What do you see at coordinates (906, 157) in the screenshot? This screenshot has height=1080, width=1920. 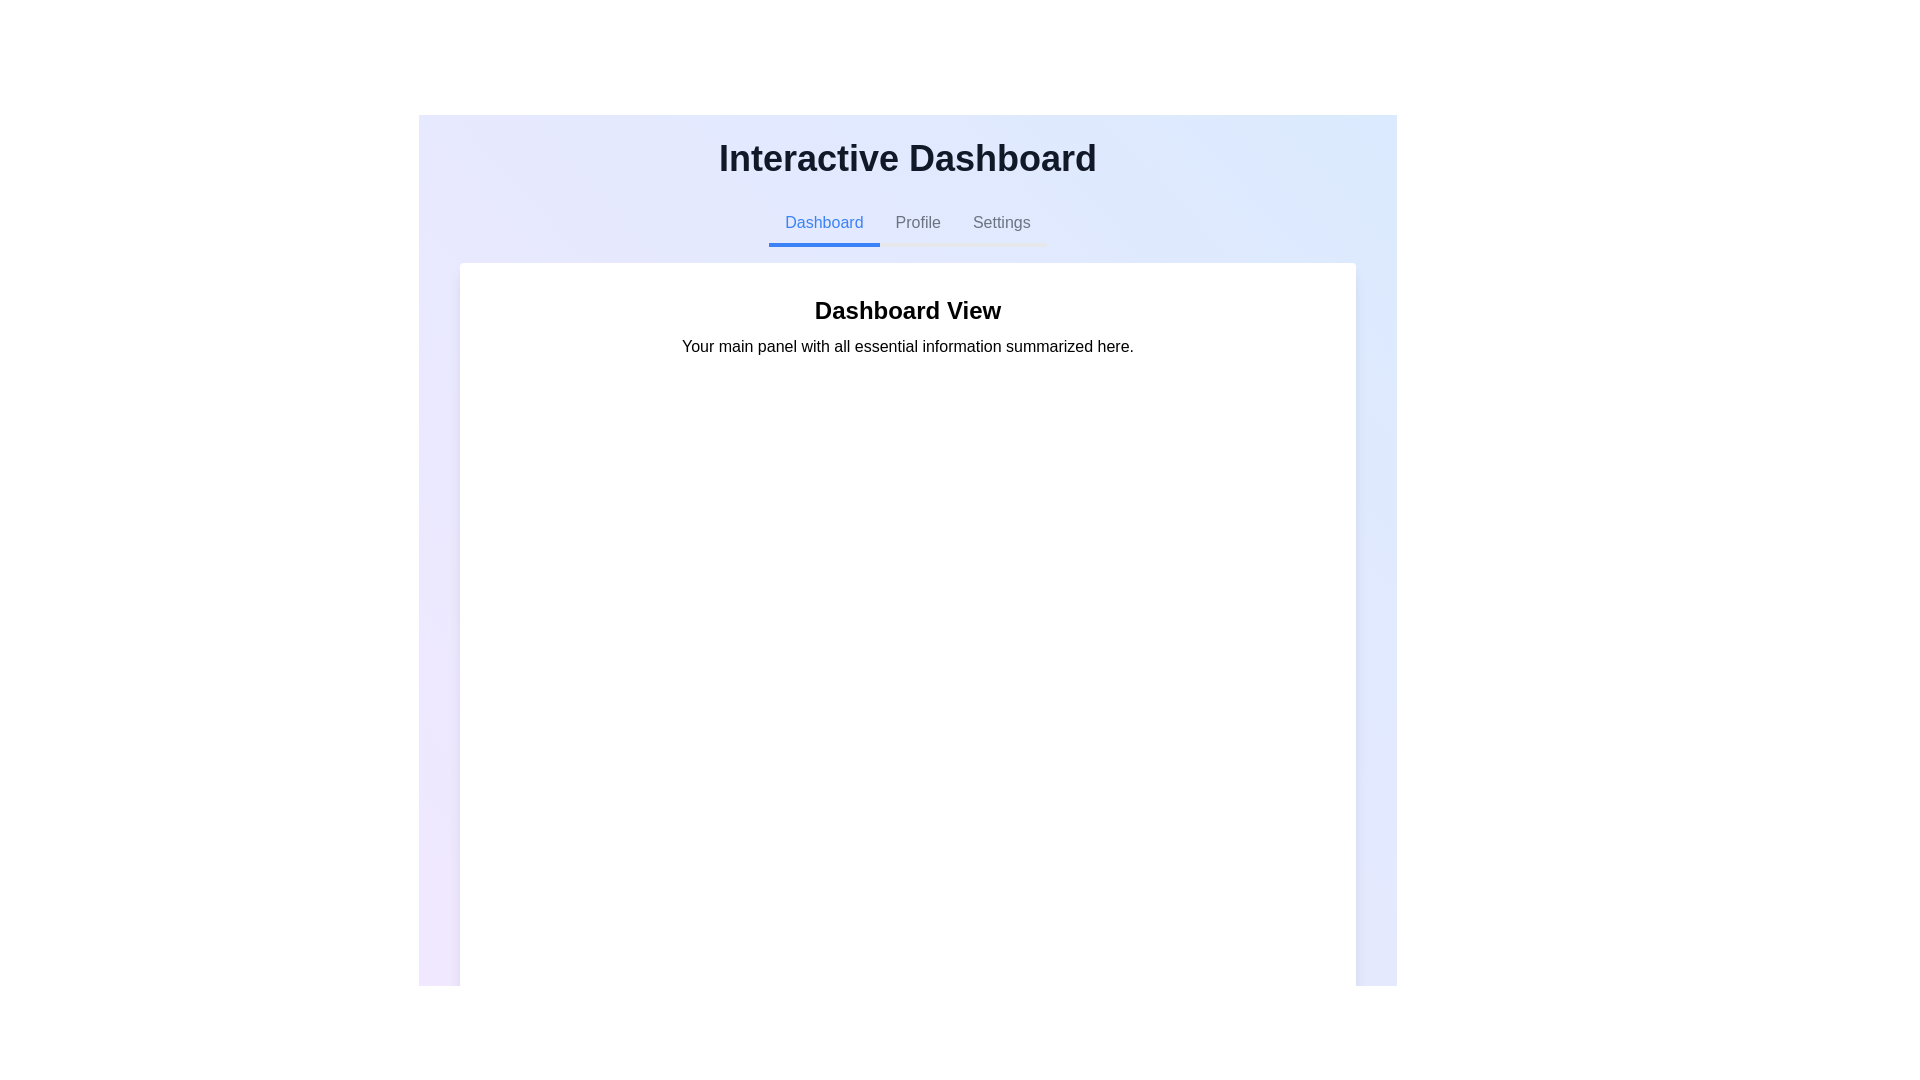 I see `the heading text element that serves as the title for the interface, located above the navigation links in the UI hierarchy` at bounding box center [906, 157].